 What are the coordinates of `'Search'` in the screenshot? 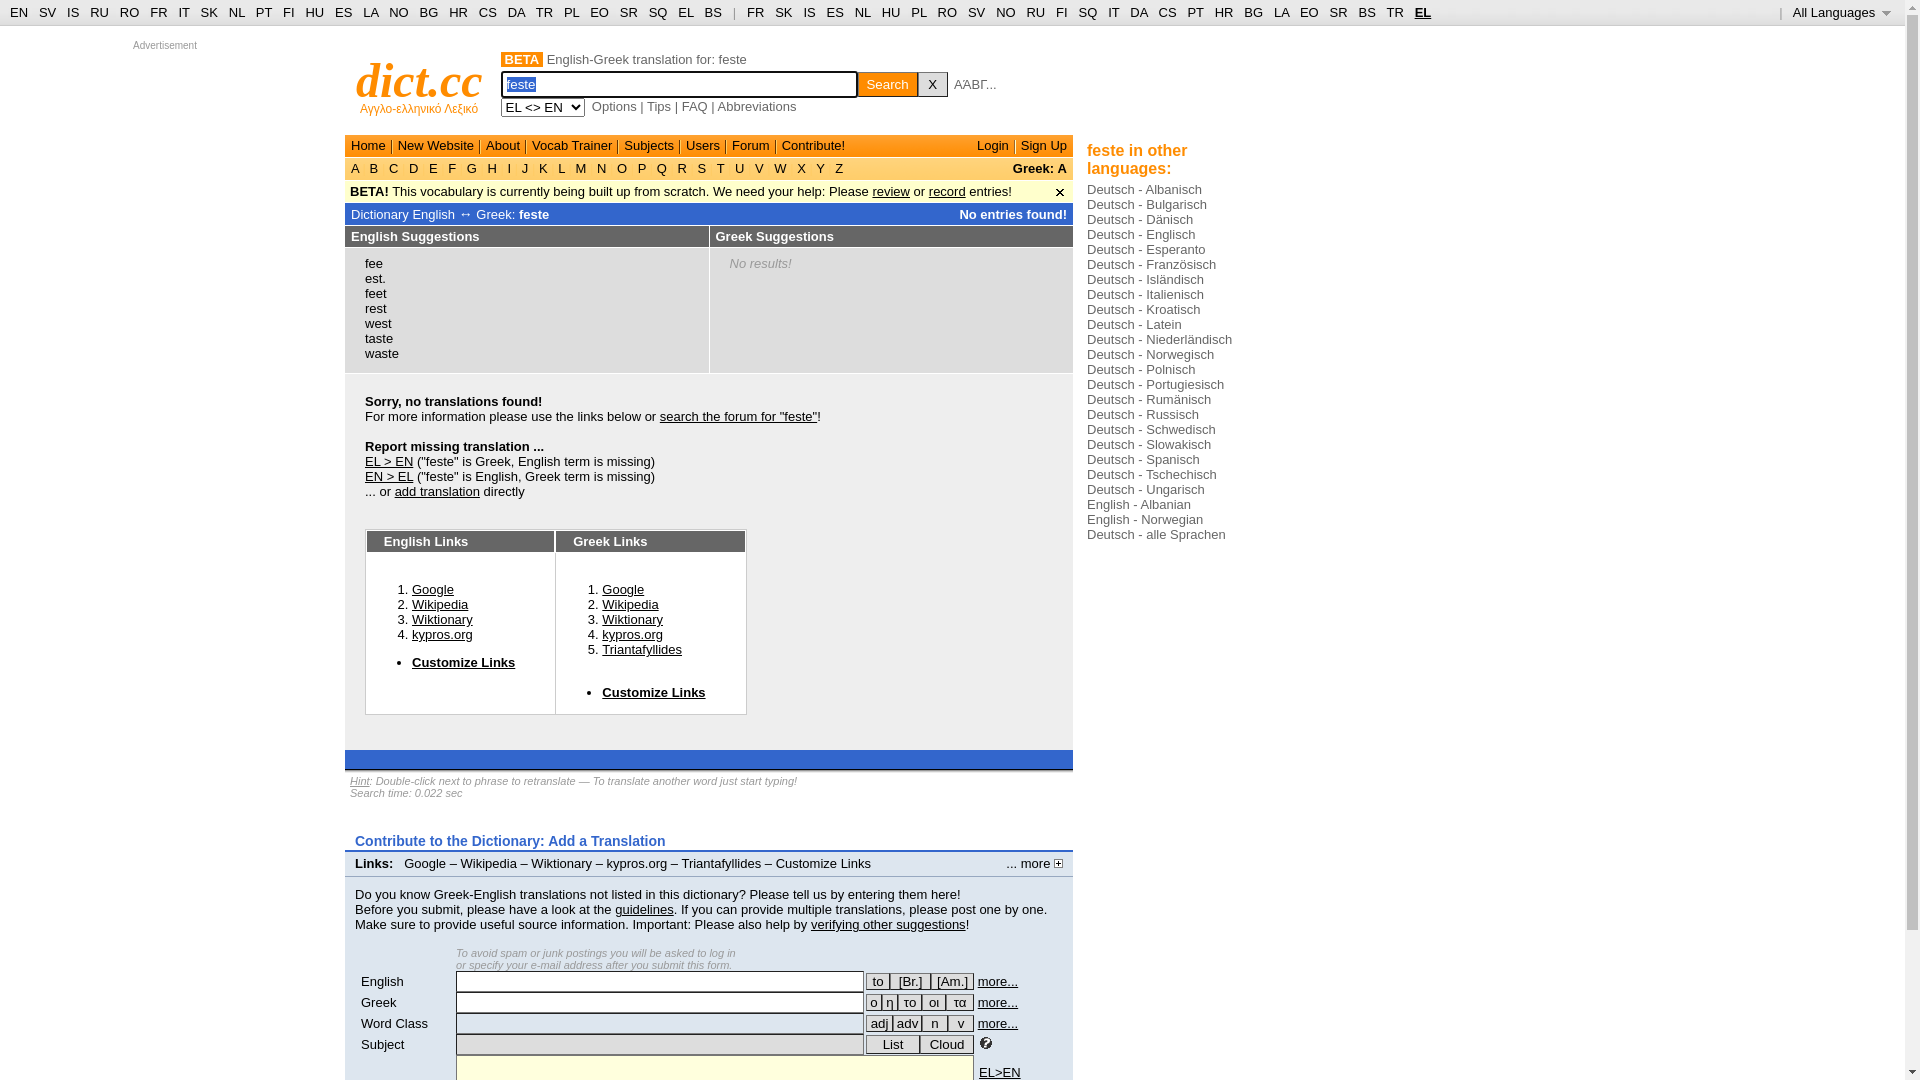 It's located at (887, 83).